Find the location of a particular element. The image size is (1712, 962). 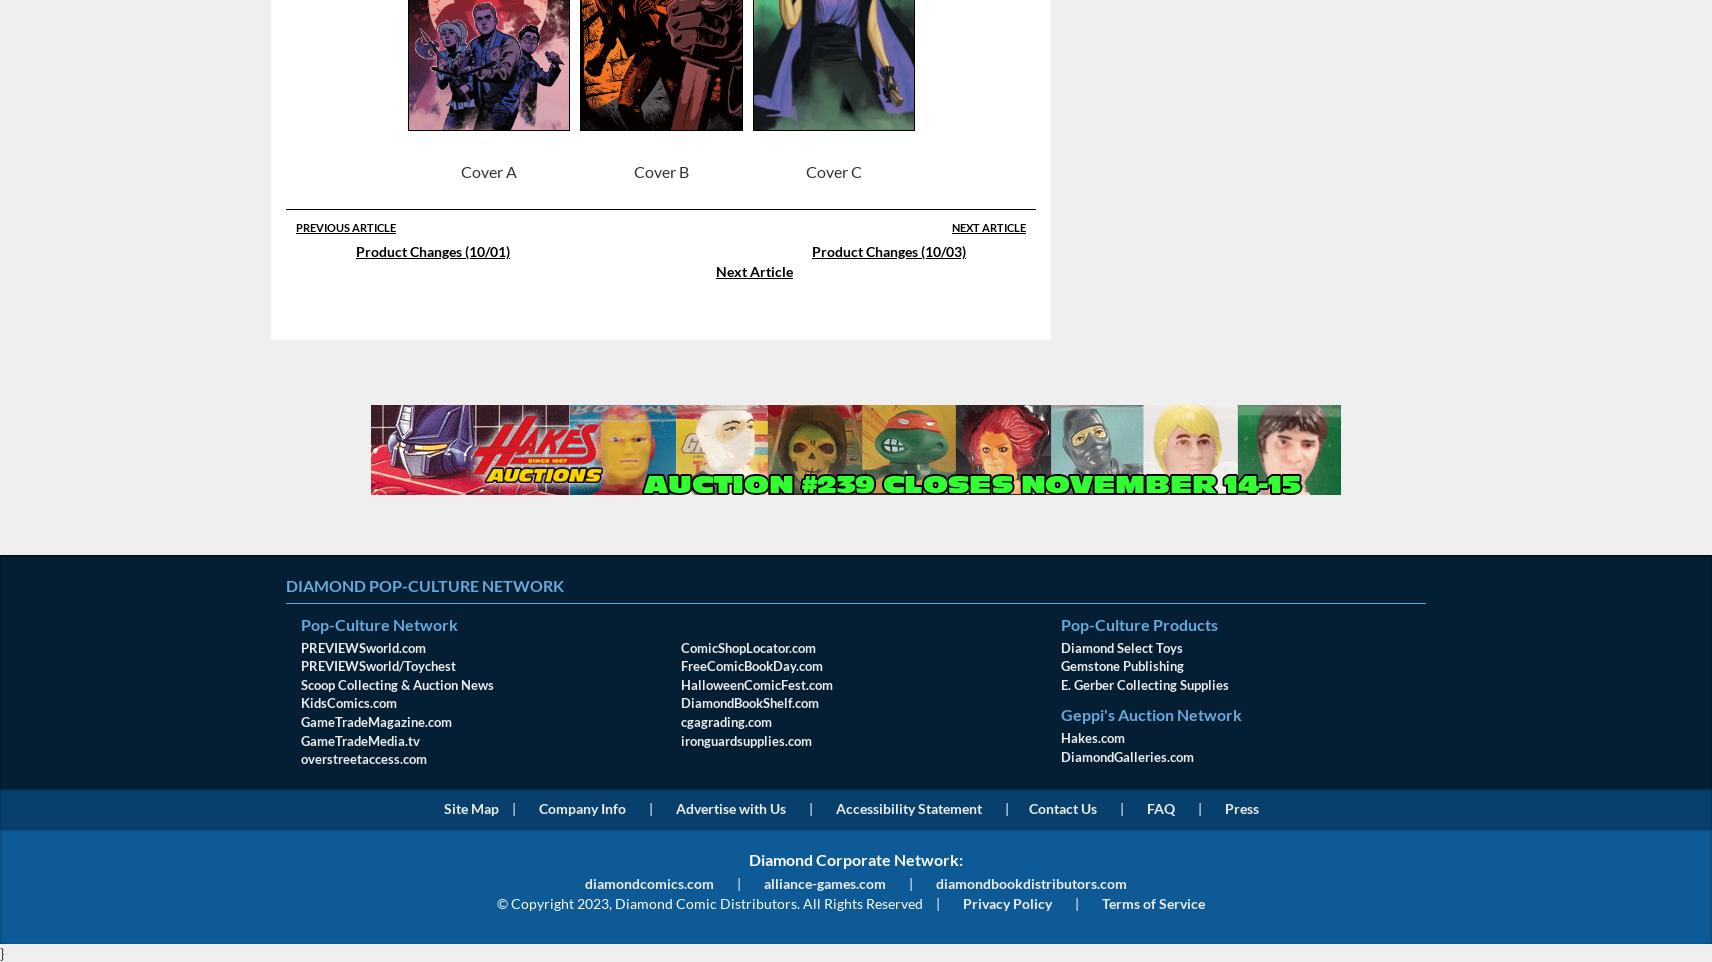

'© Copyright 2023, Diamond Comic Distributors. All Rights Reserved' is located at coordinates (709, 901).